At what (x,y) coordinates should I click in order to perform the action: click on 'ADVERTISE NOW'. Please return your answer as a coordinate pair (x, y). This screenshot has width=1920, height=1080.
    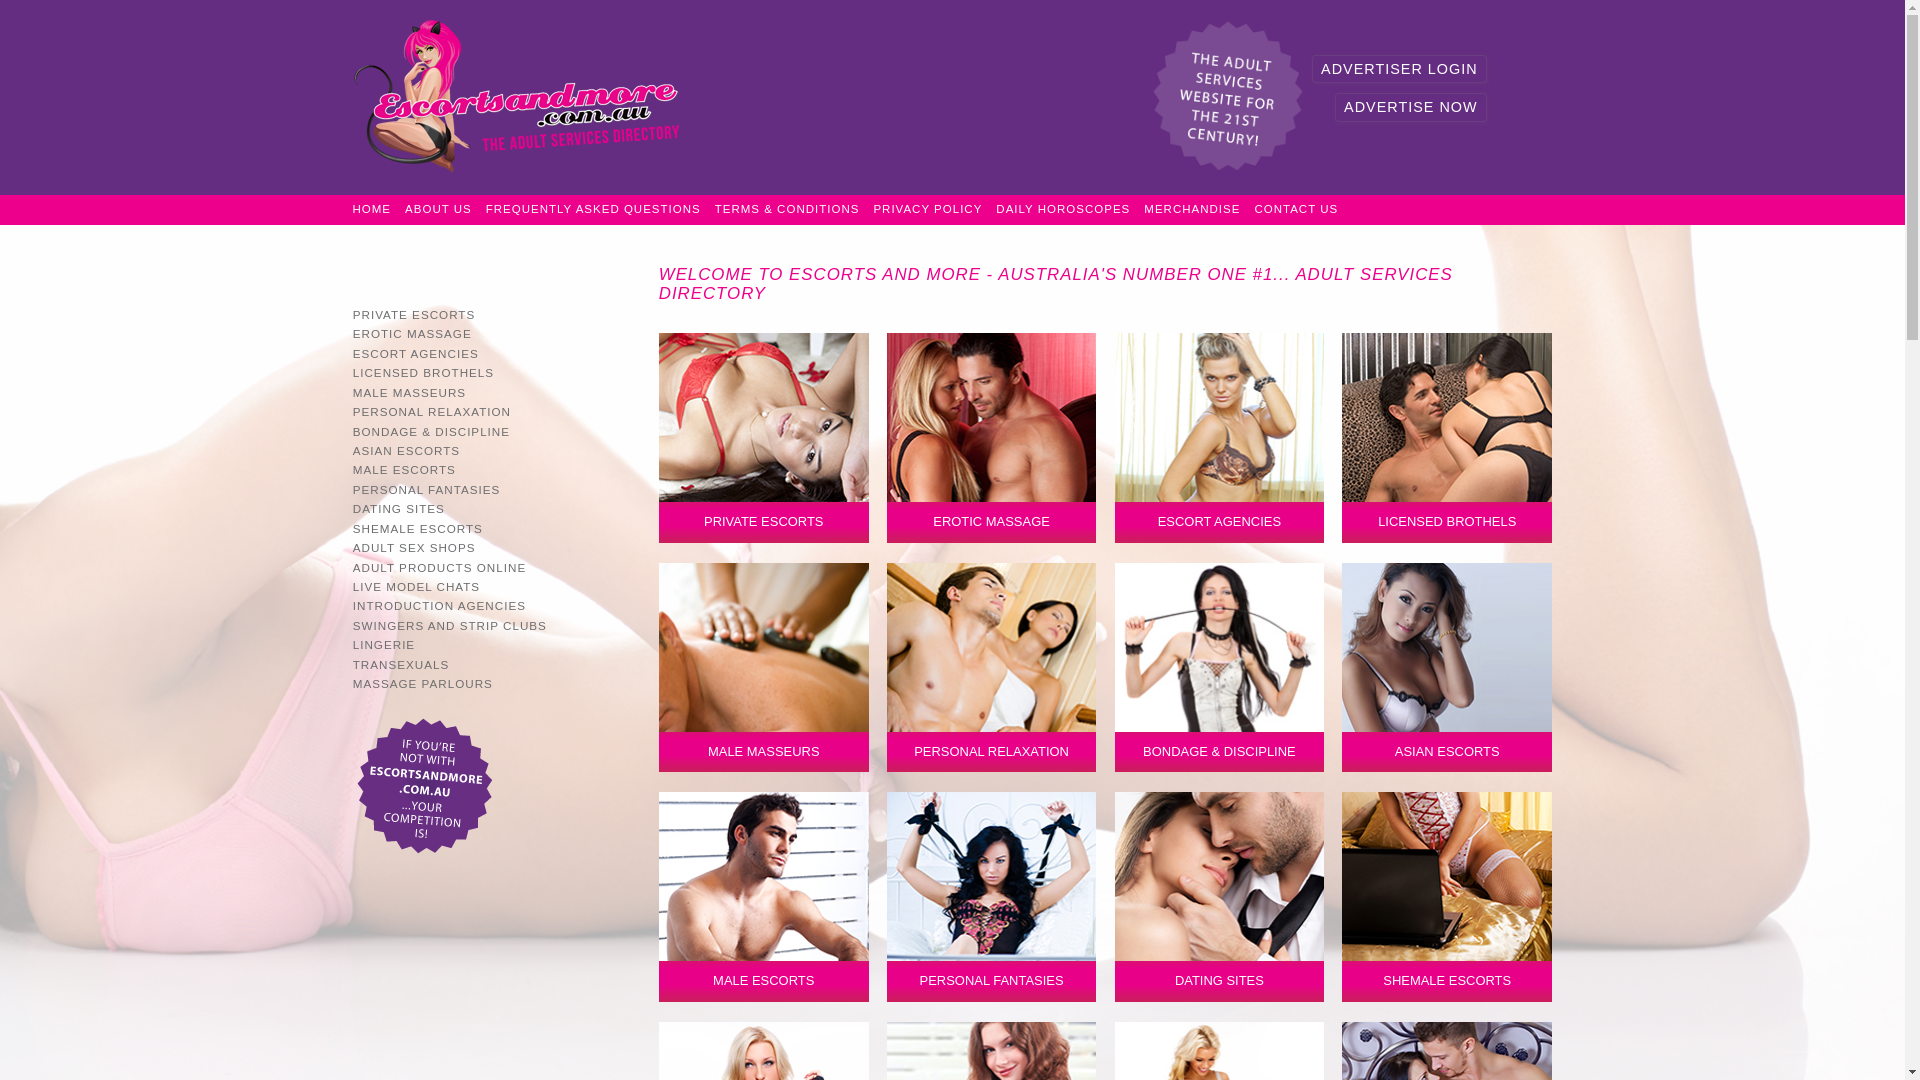
    Looking at the image, I should click on (1409, 107).